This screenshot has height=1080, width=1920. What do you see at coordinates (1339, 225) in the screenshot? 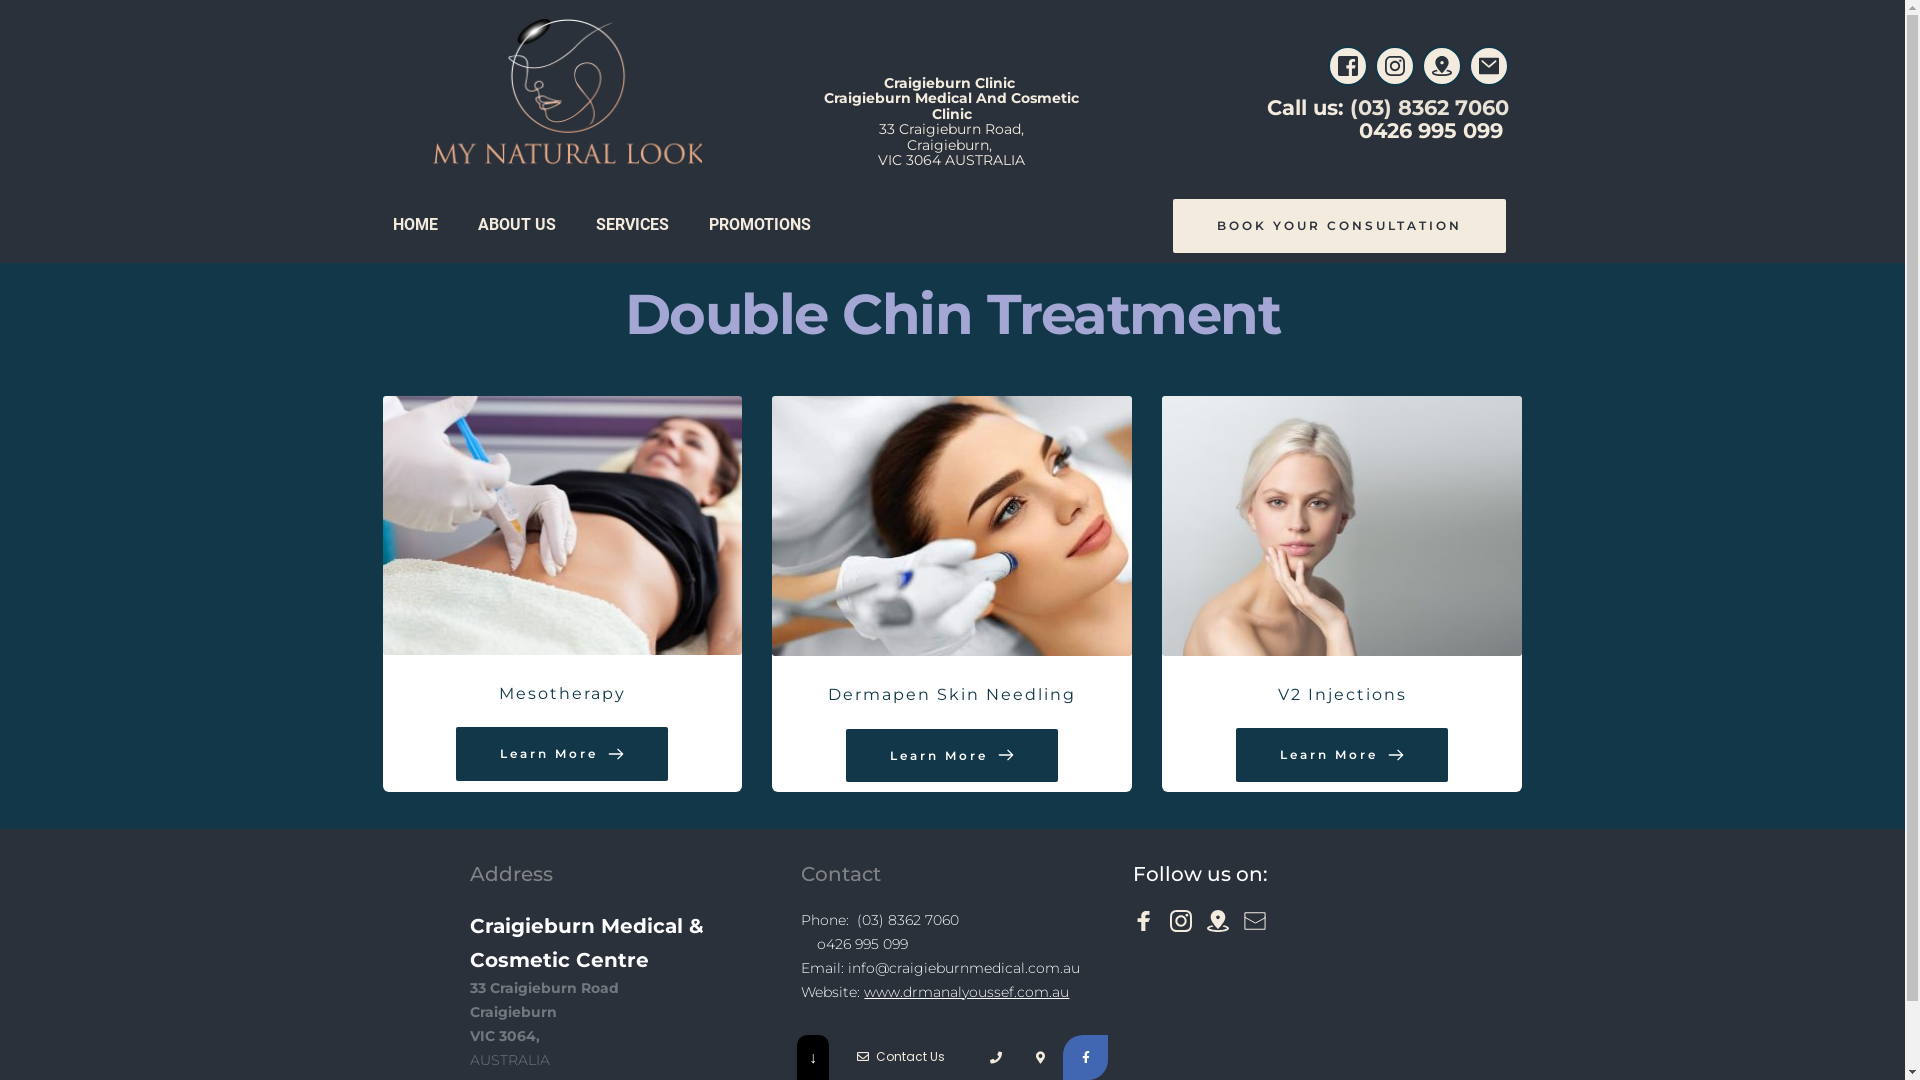
I see `'BOOK YOUR CONSULTATION'` at bounding box center [1339, 225].